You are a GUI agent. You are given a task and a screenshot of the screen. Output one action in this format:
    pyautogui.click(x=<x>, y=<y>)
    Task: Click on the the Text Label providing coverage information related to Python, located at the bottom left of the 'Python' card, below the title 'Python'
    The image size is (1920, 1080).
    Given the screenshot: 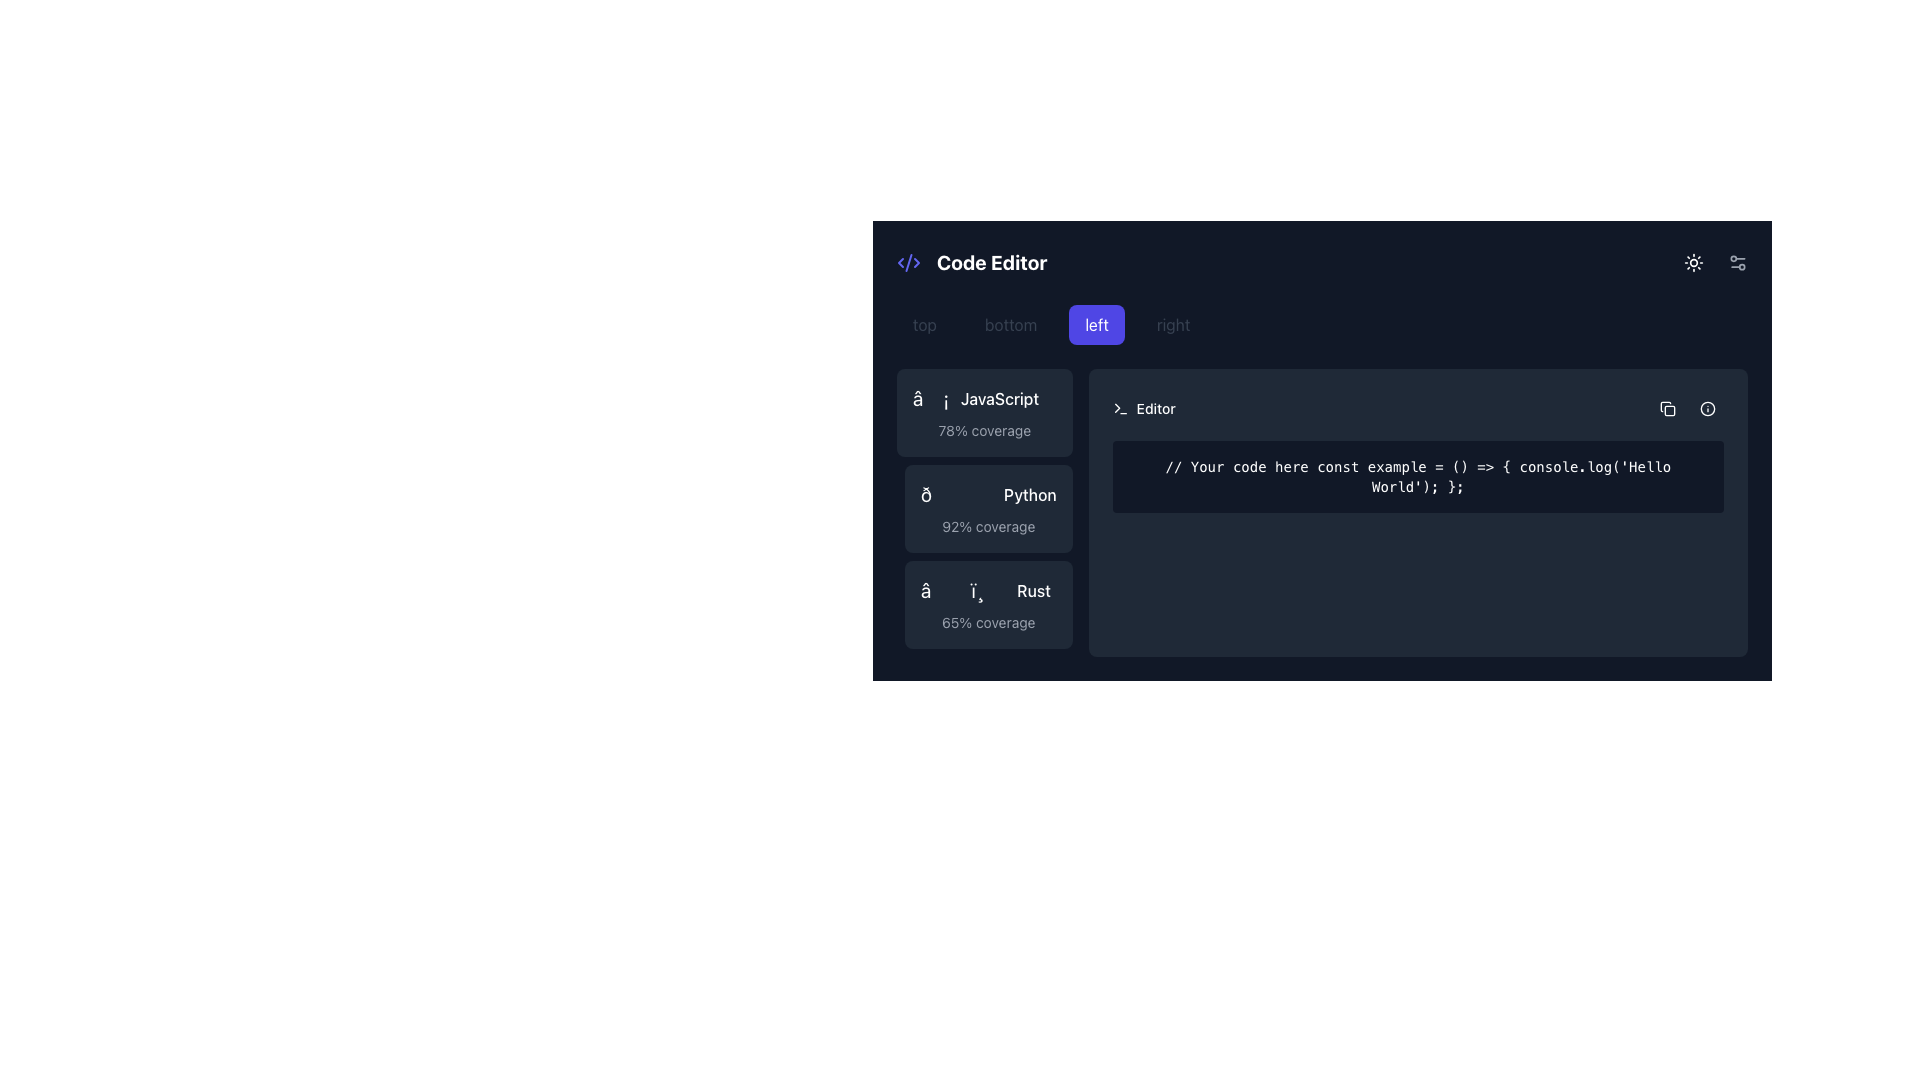 What is the action you would take?
    pyautogui.click(x=988, y=526)
    